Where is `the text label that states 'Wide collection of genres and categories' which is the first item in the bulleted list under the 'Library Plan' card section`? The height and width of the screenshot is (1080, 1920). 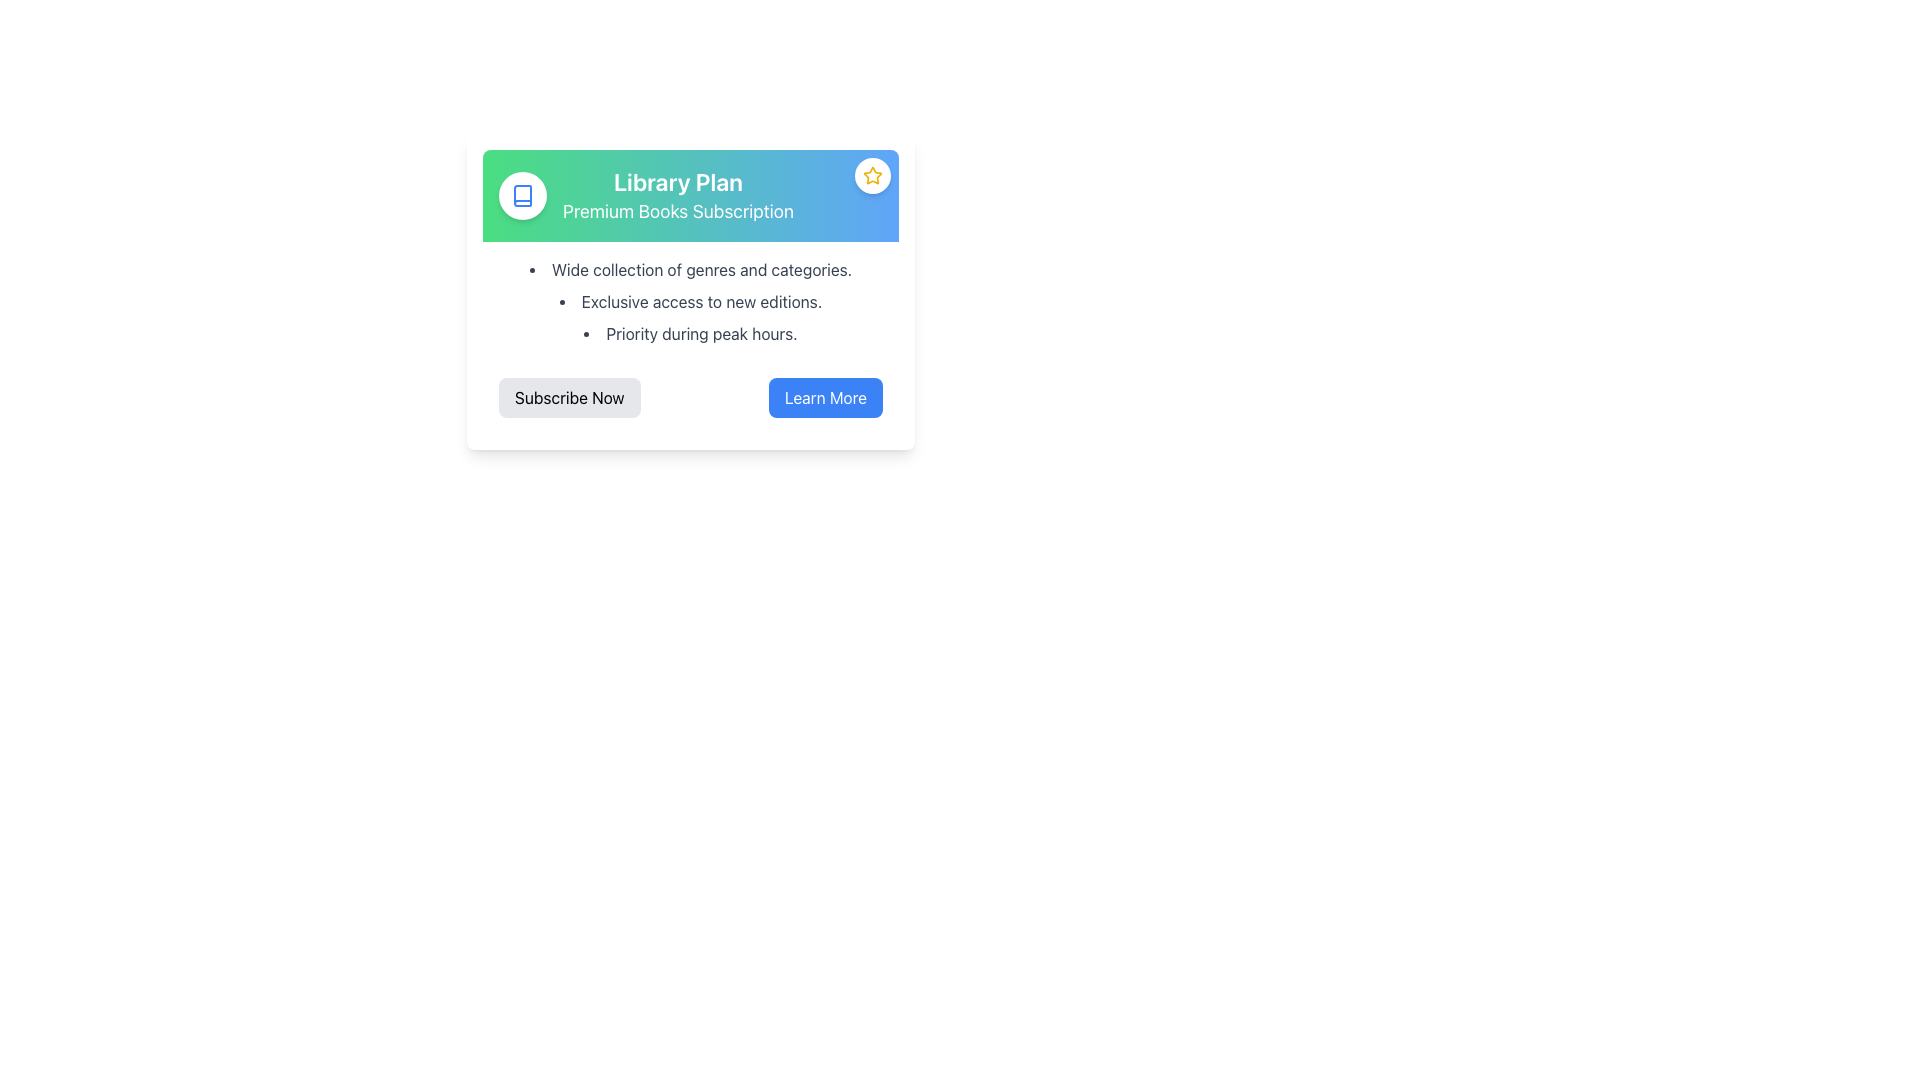
the text label that states 'Wide collection of genres and categories' which is the first item in the bulleted list under the 'Library Plan' card section is located at coordinates (691, 270).